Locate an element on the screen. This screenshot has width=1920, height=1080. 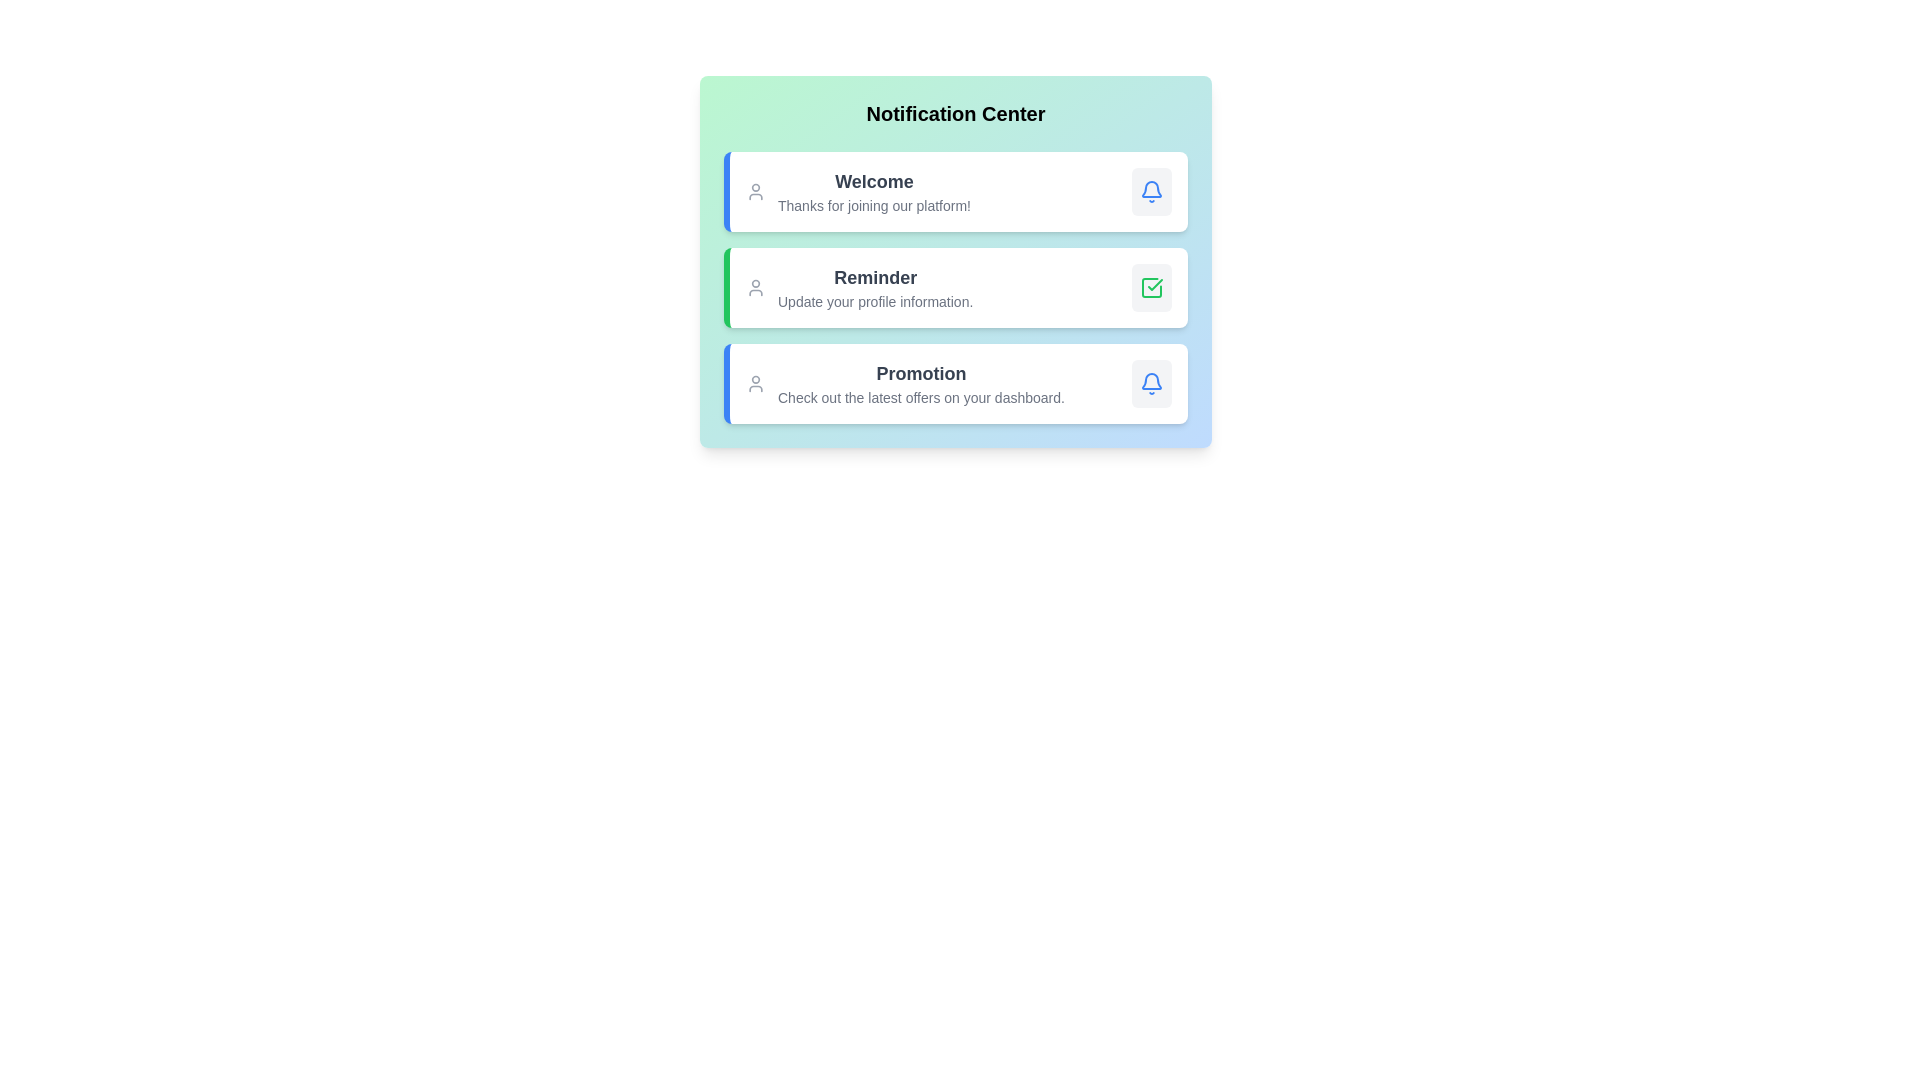
the user avatar icon associated with Reminder notification is located at coordinates (754, 288).